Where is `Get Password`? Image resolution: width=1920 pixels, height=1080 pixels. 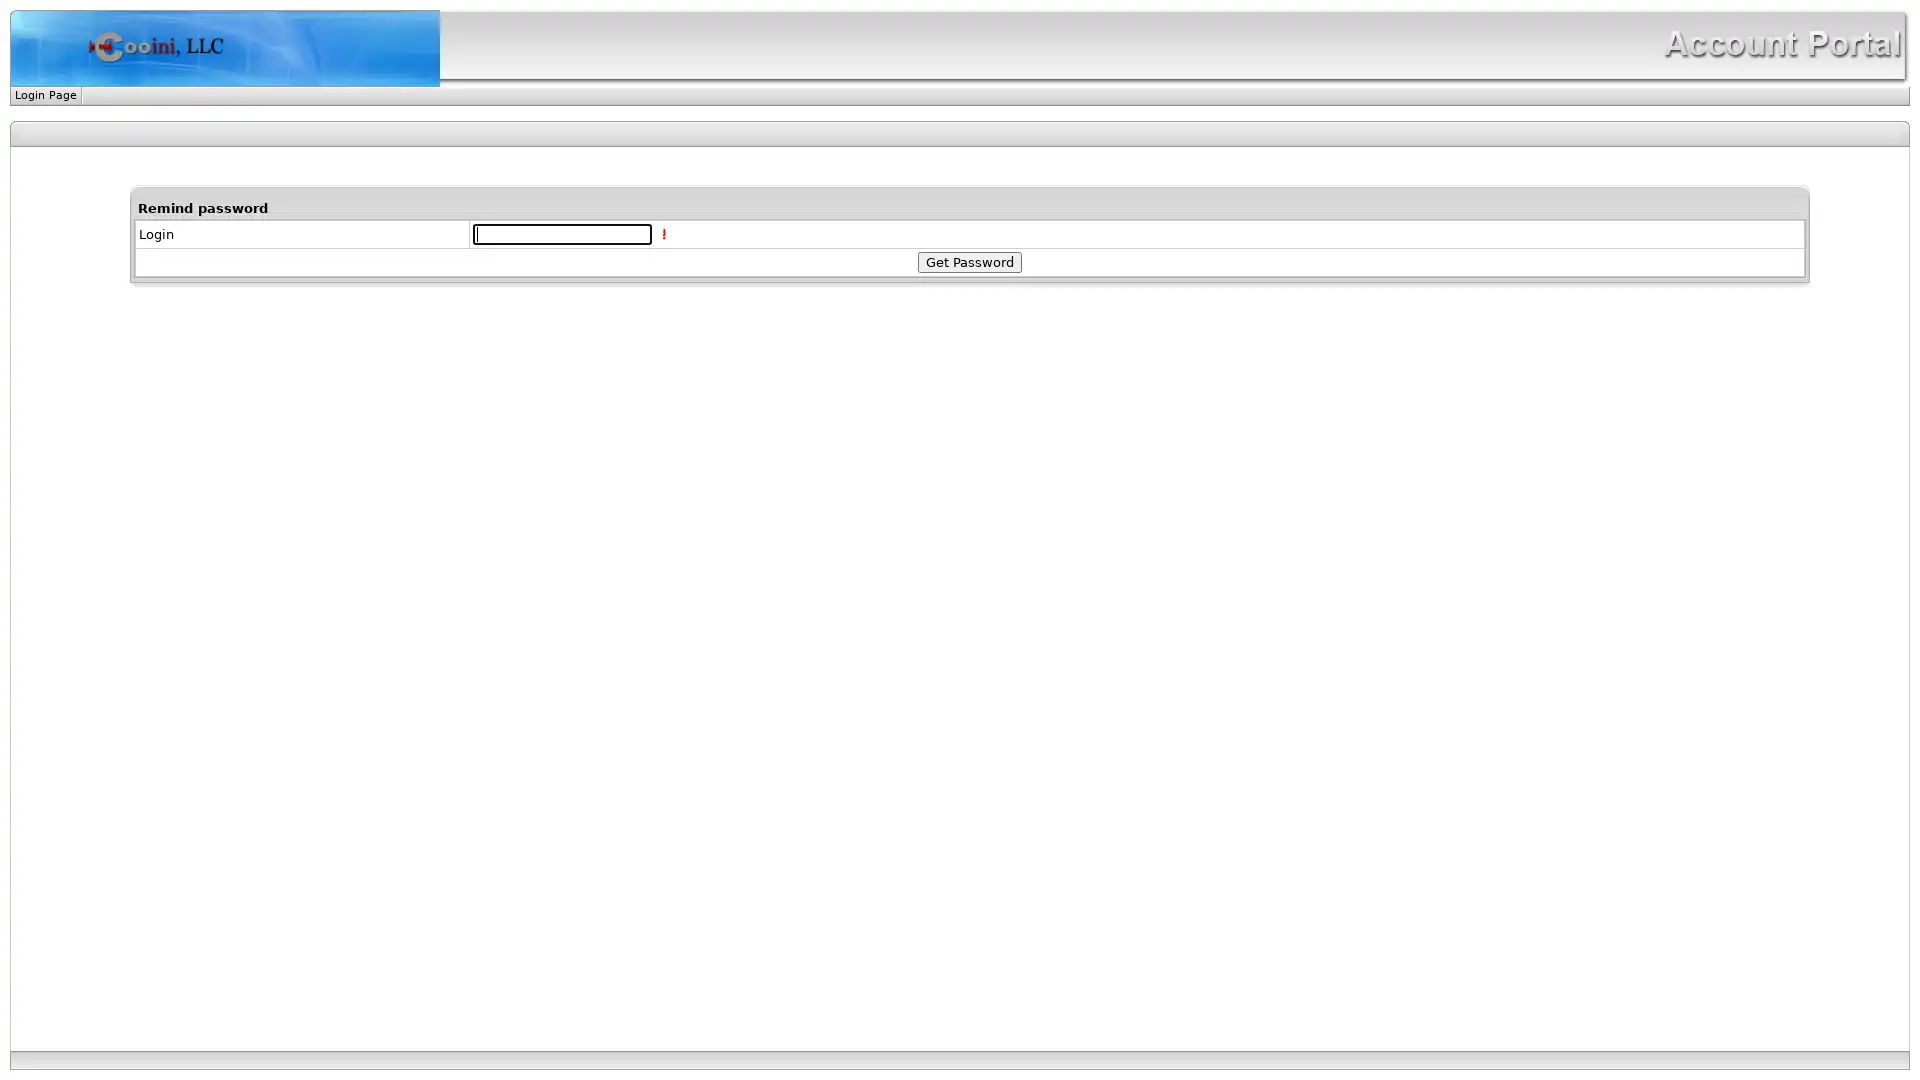 Get Password is located at coordinates (969, 261).